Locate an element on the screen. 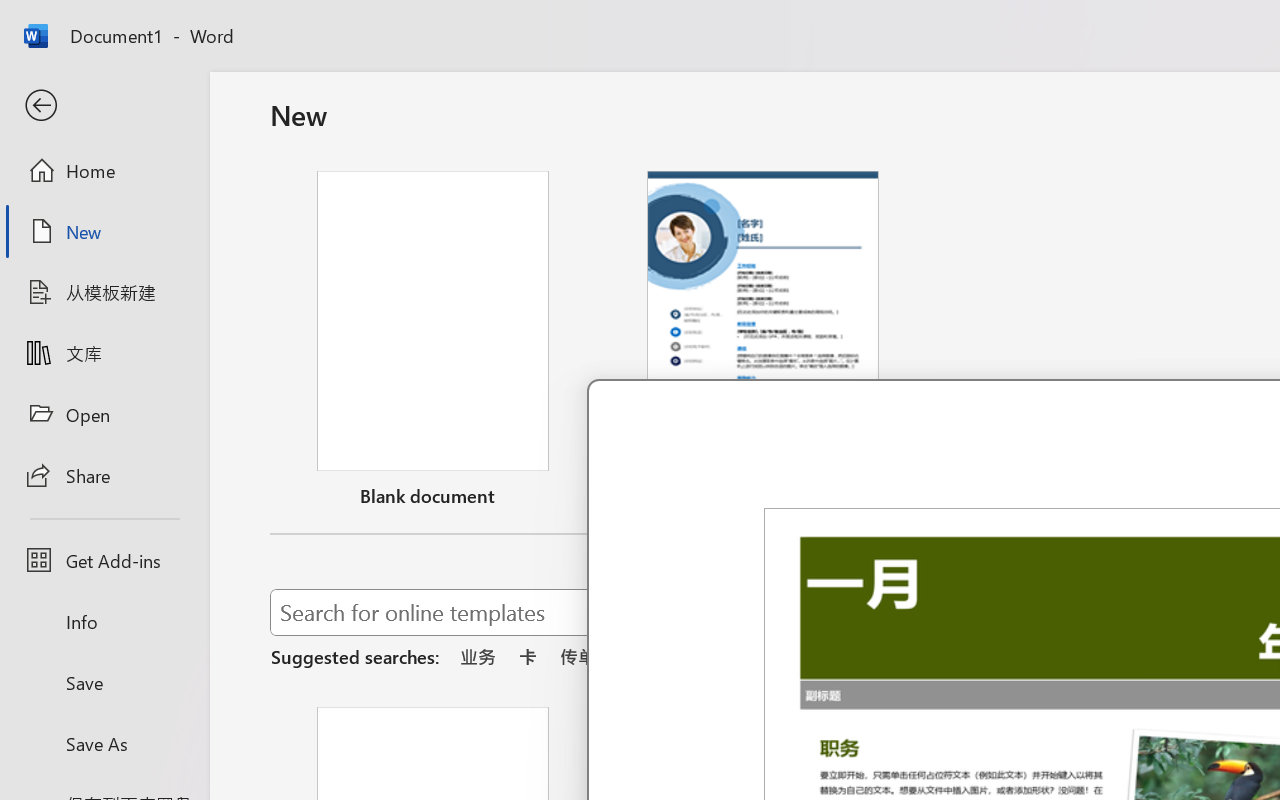  'Save As' is located at coordinates (103, 743).